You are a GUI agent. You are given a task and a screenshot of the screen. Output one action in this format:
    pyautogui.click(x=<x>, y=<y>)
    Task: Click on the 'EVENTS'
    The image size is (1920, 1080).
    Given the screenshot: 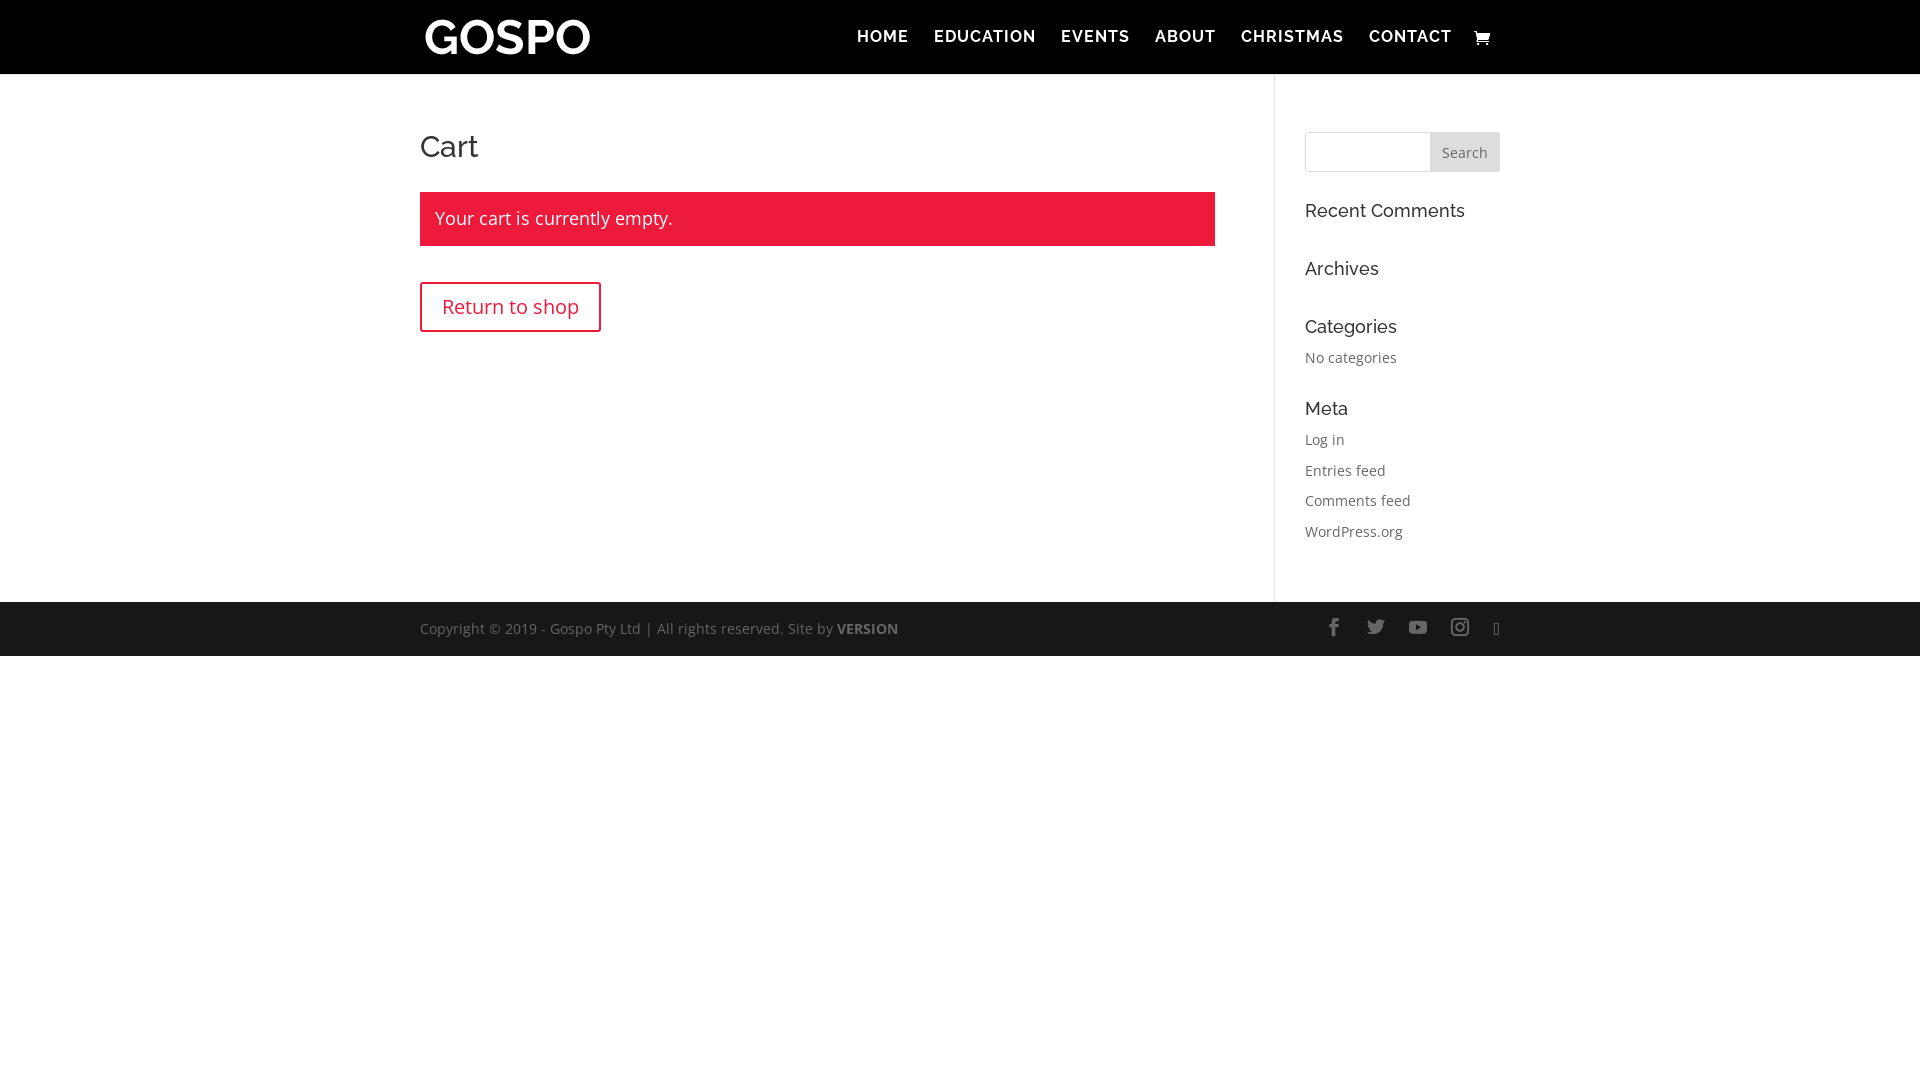 What is the action you would take?
    pyautogui.click(x=1094, y=50)
    